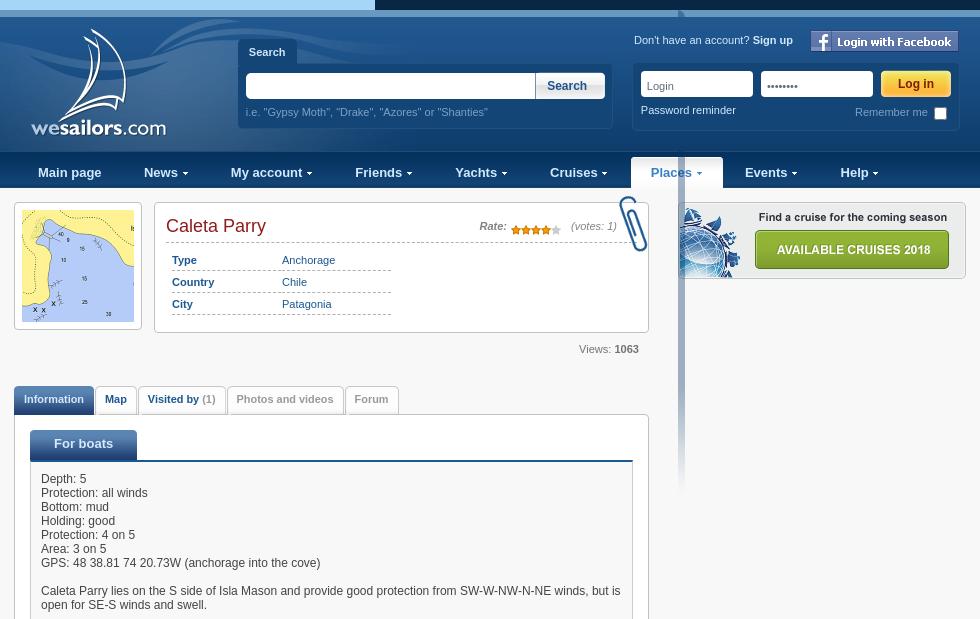  I want to click on 'Yachts', so click(477, 172).